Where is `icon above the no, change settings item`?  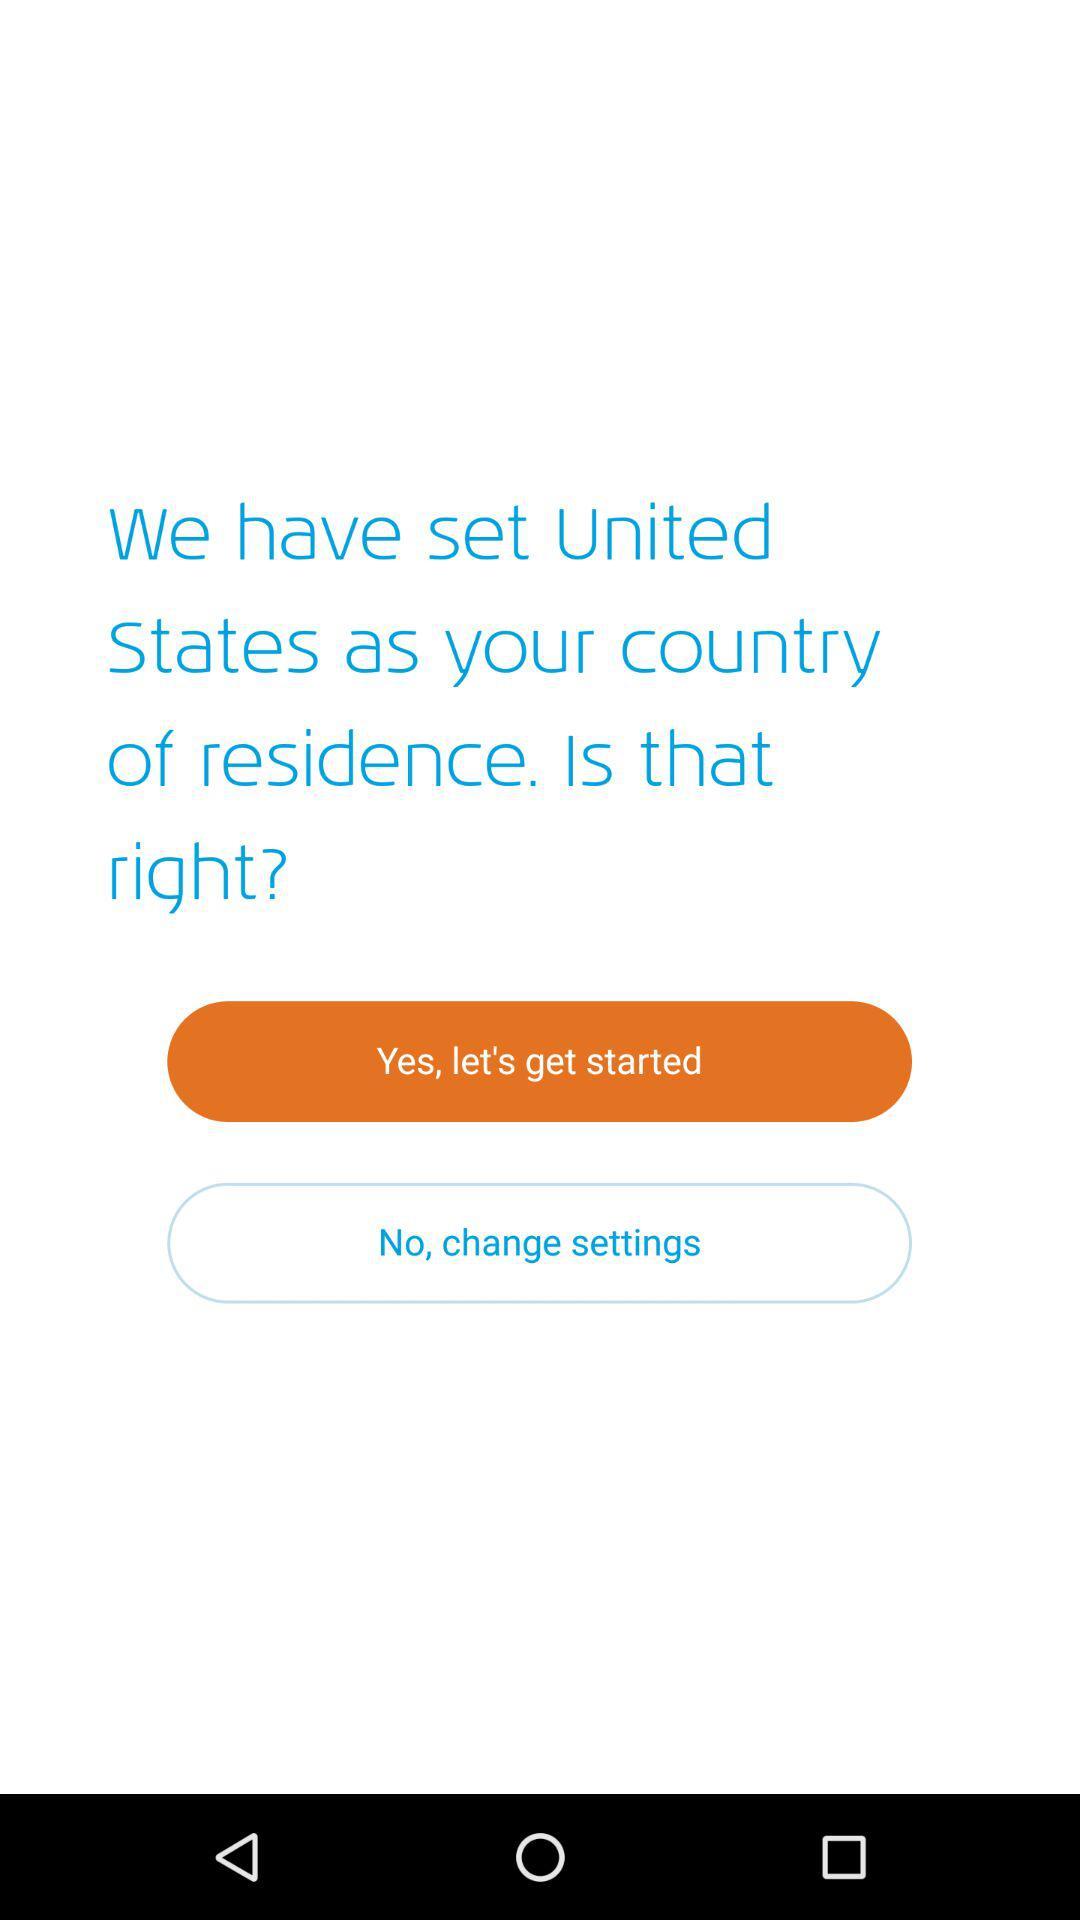 icon above the no, change settings item is located at coordinates (538, 1060).